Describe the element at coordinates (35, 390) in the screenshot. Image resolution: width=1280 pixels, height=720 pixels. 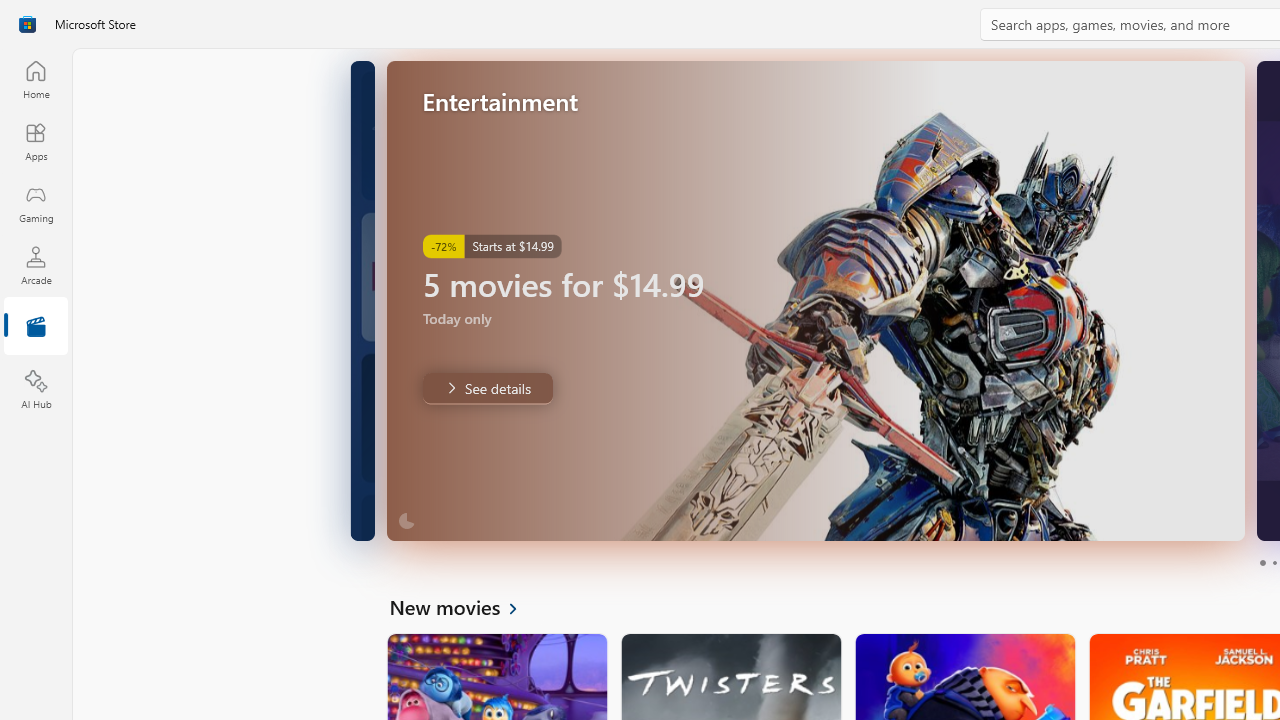
I see `'AI Hub'` at that location.